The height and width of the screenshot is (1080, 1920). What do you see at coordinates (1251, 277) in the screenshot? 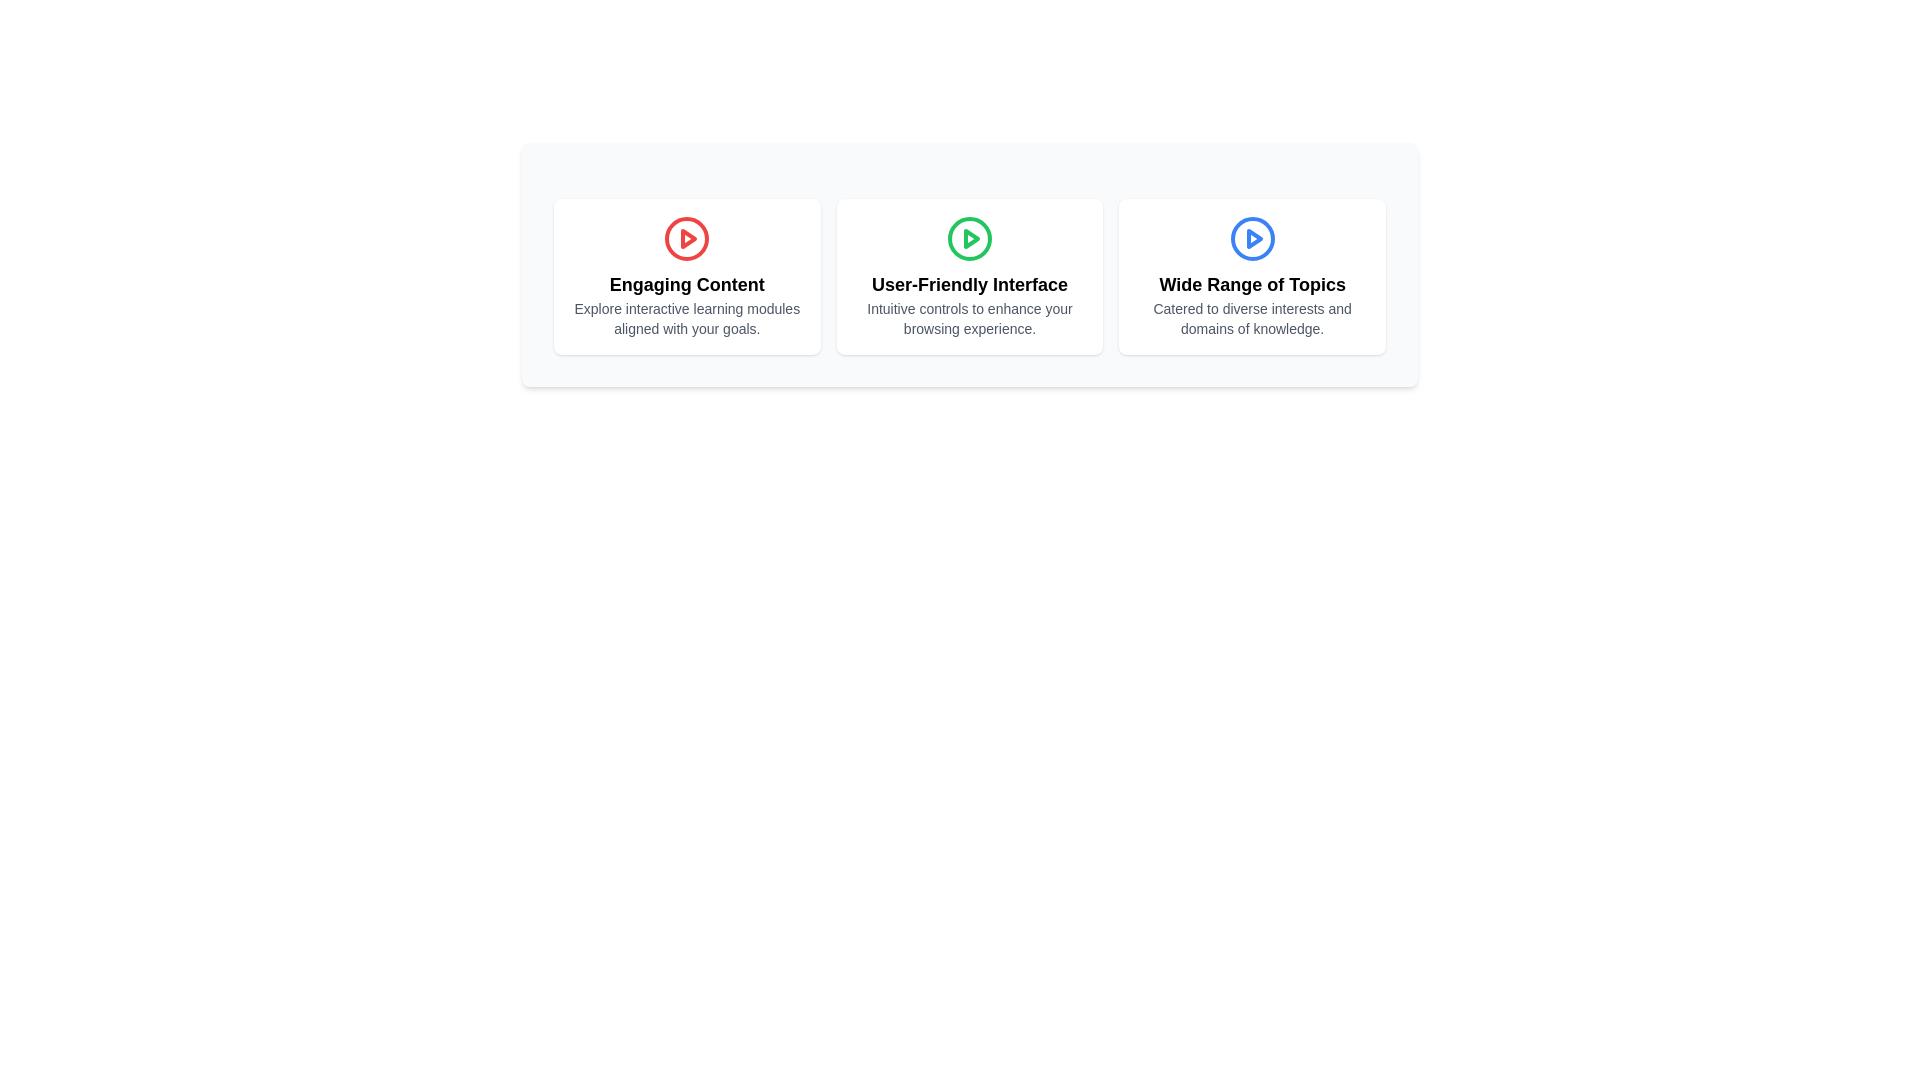
I see `the informational card located` at bounding box center [1251, 277].